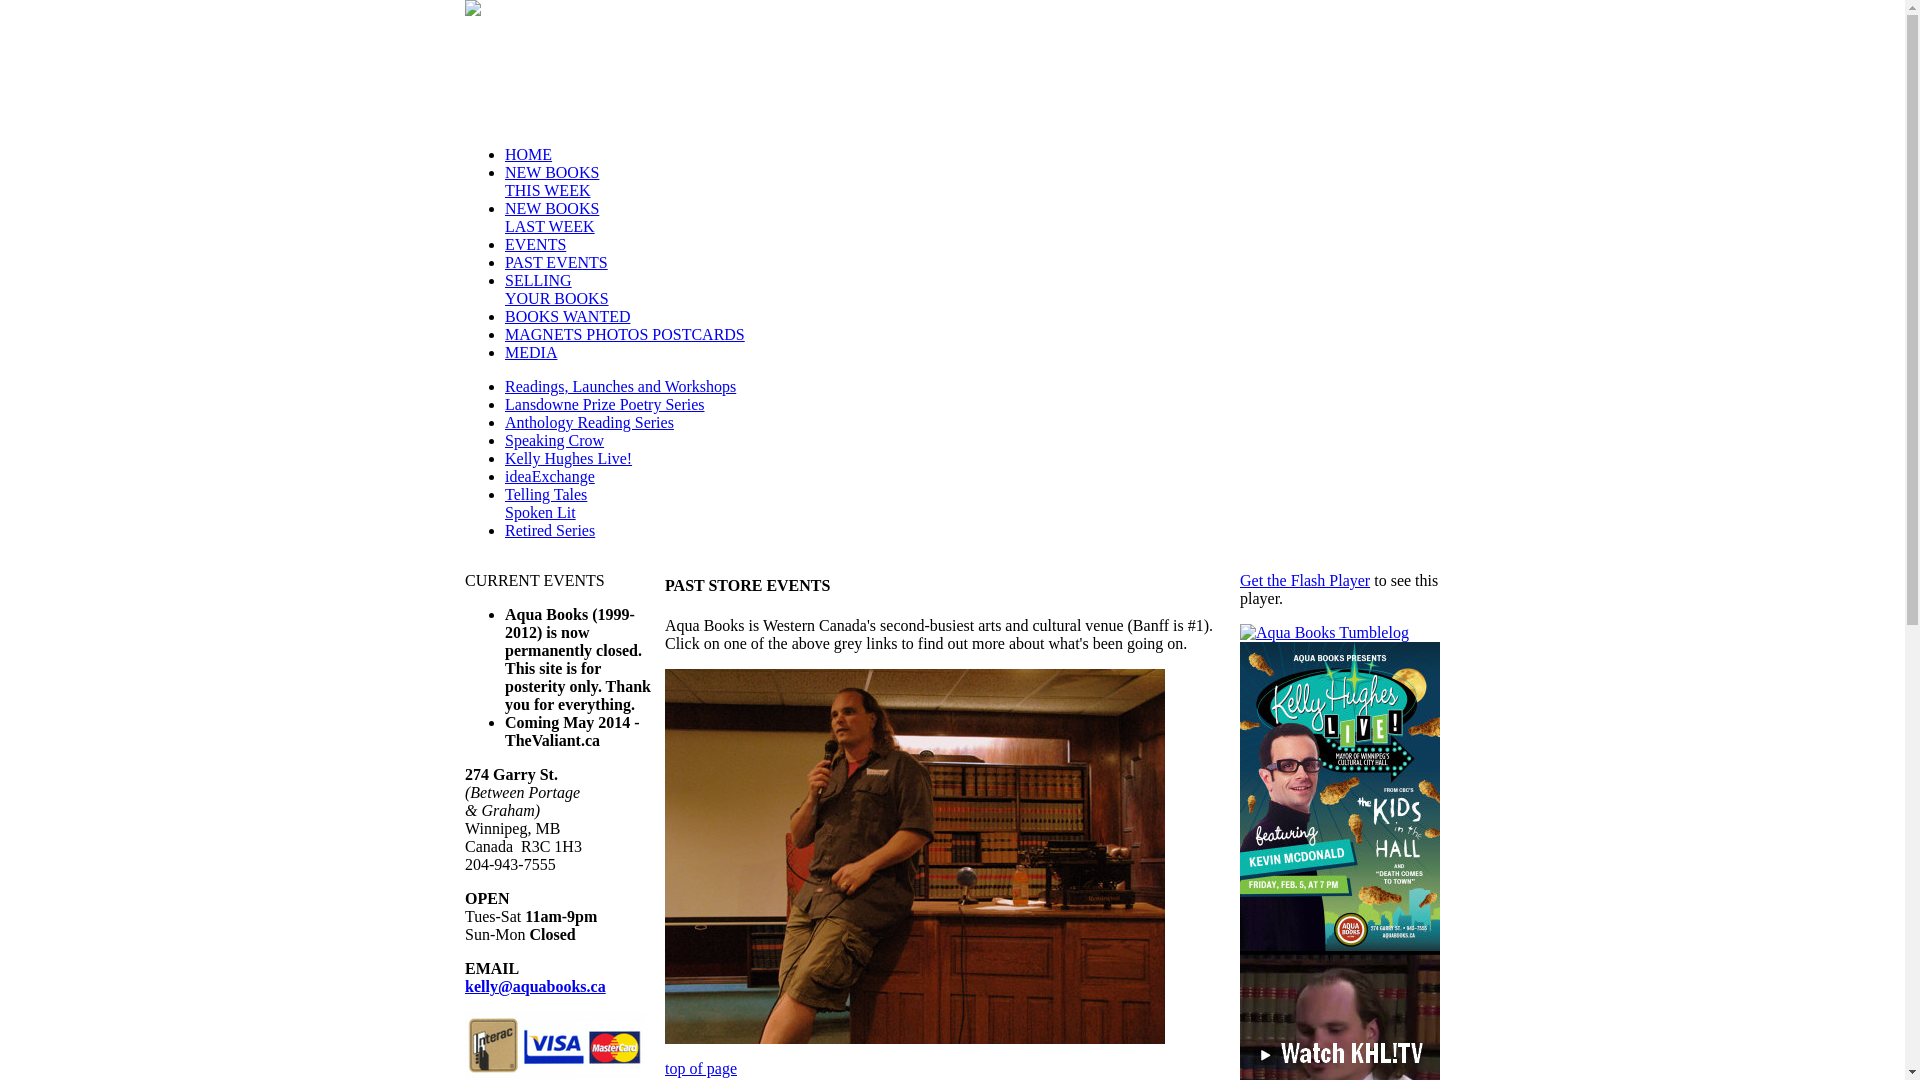 Image resolution: width=1920 pixels, height=1080 pixels. I want to click on 'kelly@aquabooks.ca', so click(535, 985).